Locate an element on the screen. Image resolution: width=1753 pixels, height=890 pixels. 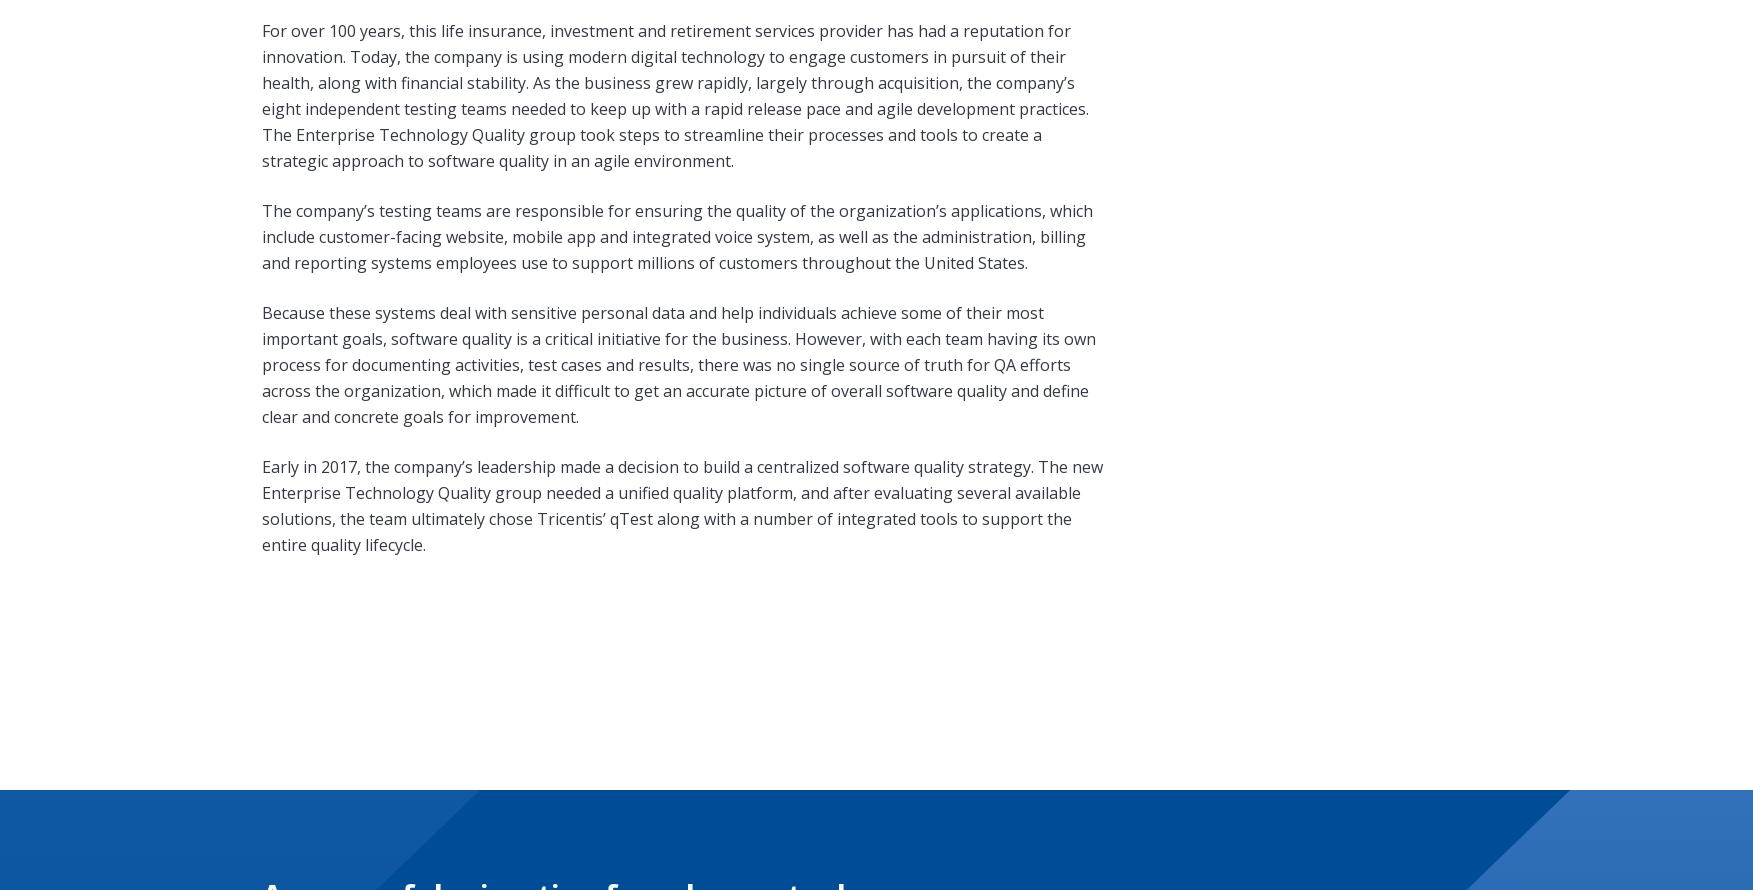
'News' is located at coordinates (278, 820).